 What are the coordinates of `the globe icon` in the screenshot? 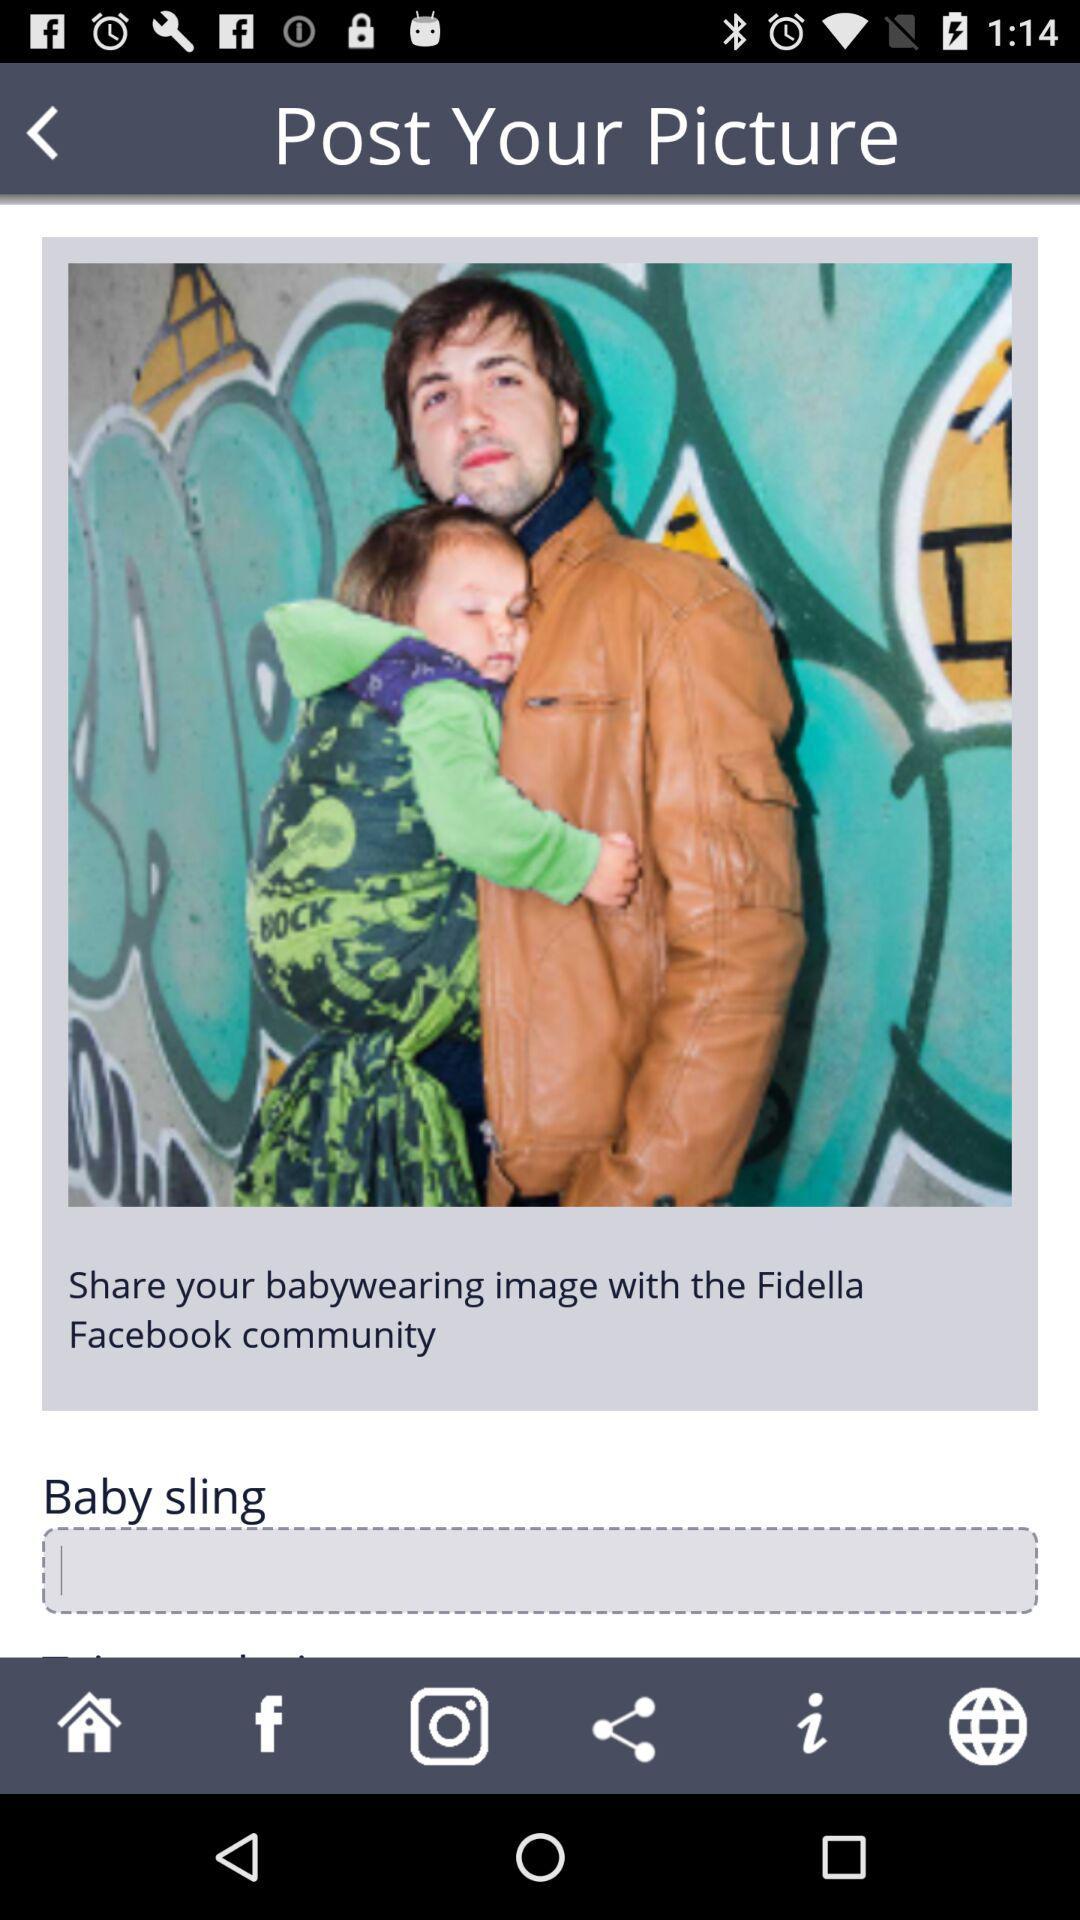 It's located at (990, 1846).